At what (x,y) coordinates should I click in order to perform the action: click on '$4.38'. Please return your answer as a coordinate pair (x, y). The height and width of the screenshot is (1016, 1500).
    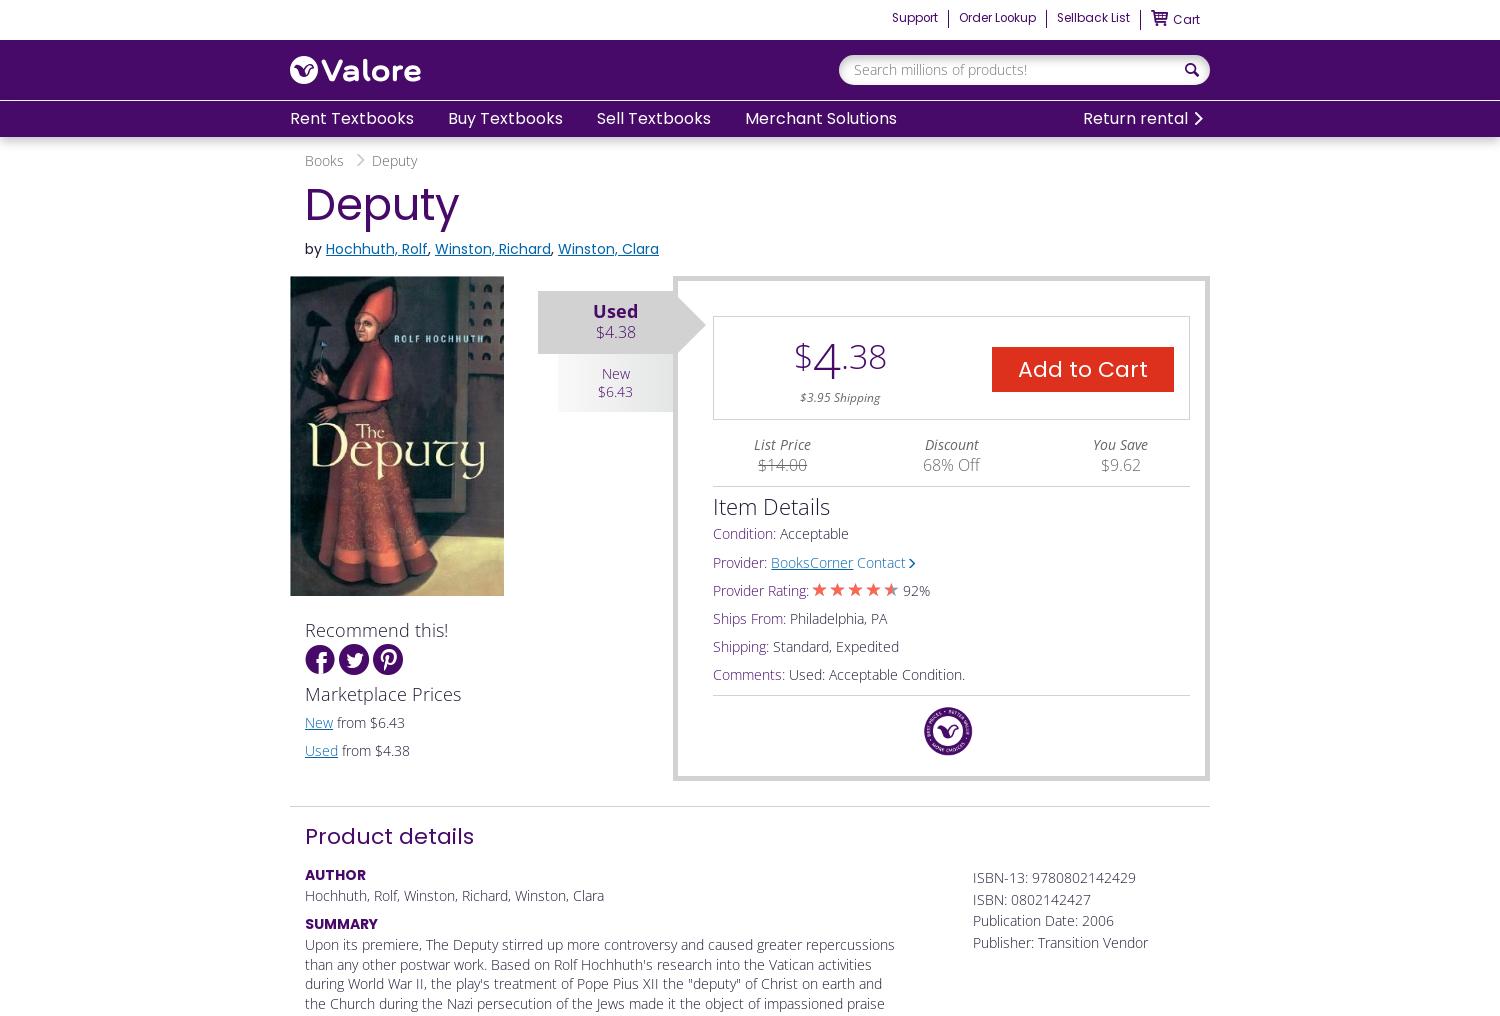
    Looking at the image, I should click on (392, 749).